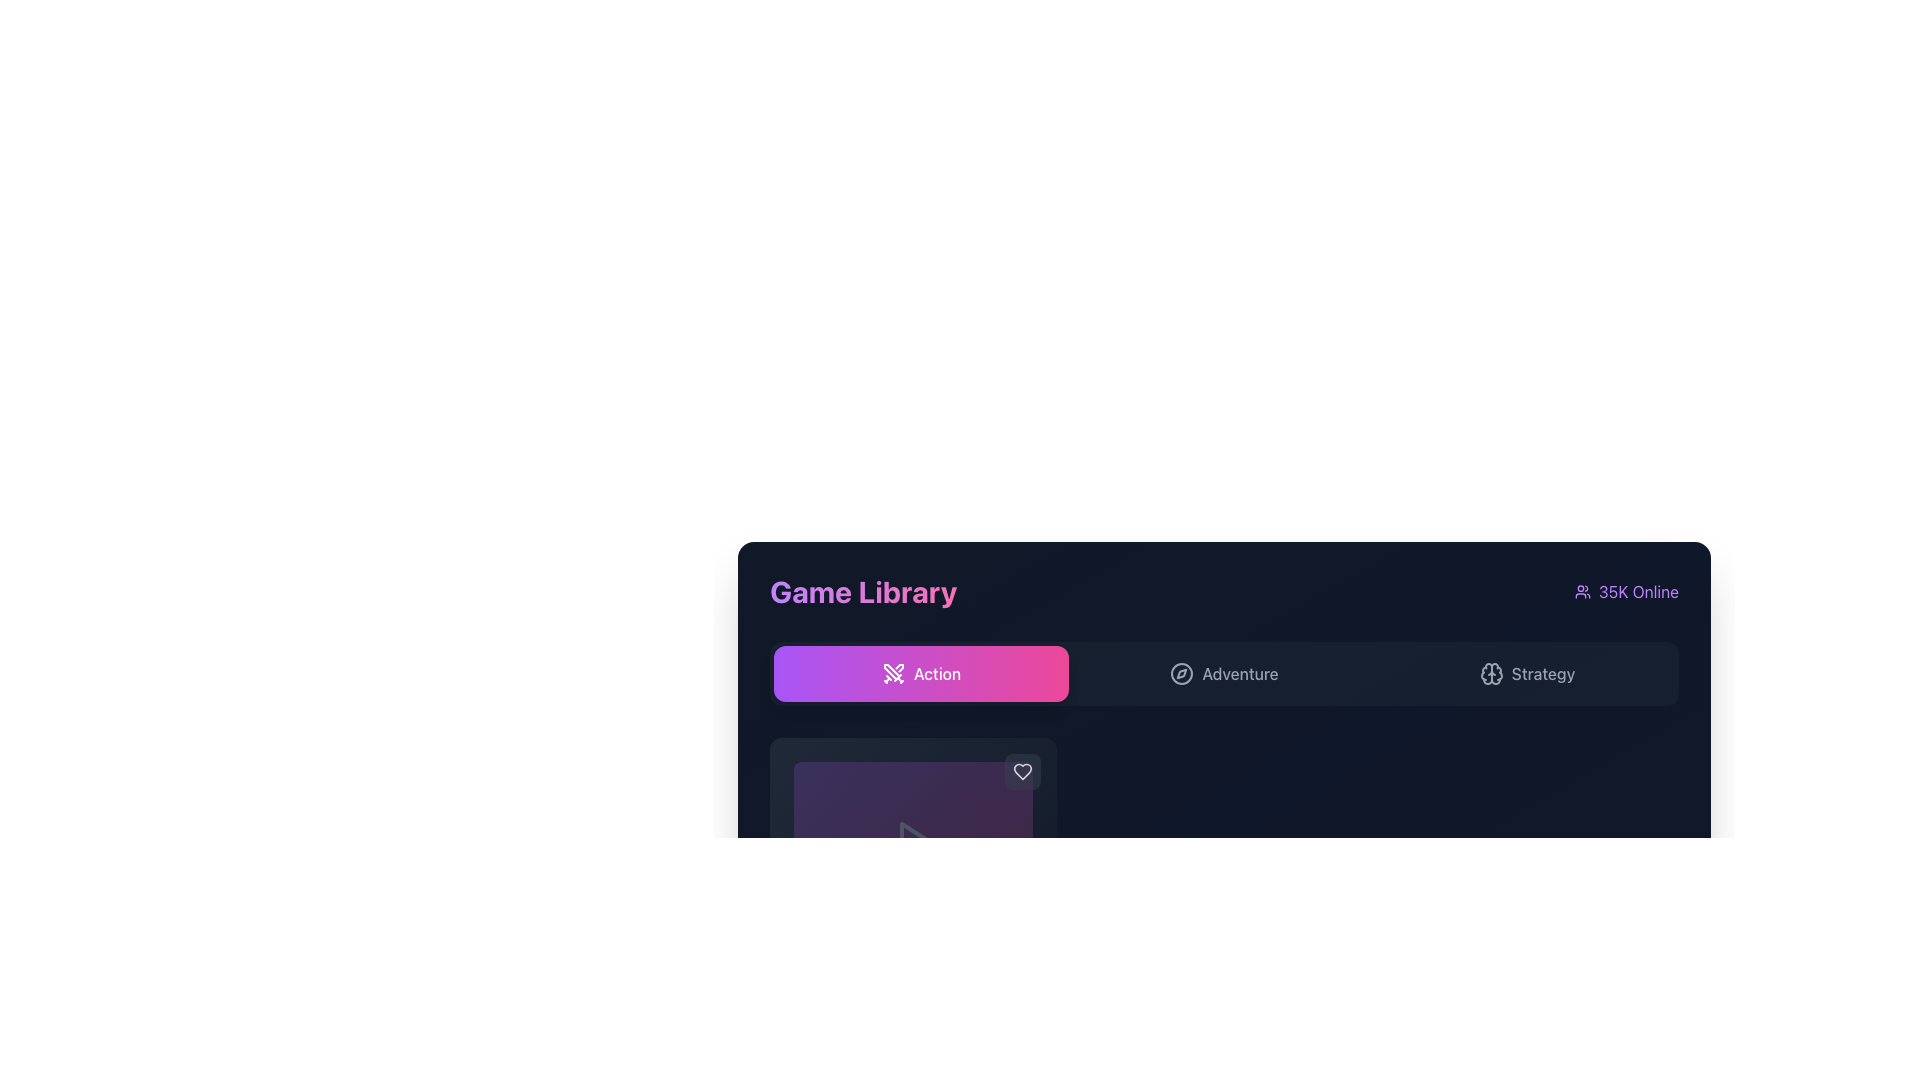 This screenshot has width=1920, height=1080. What do you see at coordinates (914, 841) in the screenshot?
I see `the play-related action icon located near the center of the 'Action' category button` at bounding box center [914, 841].